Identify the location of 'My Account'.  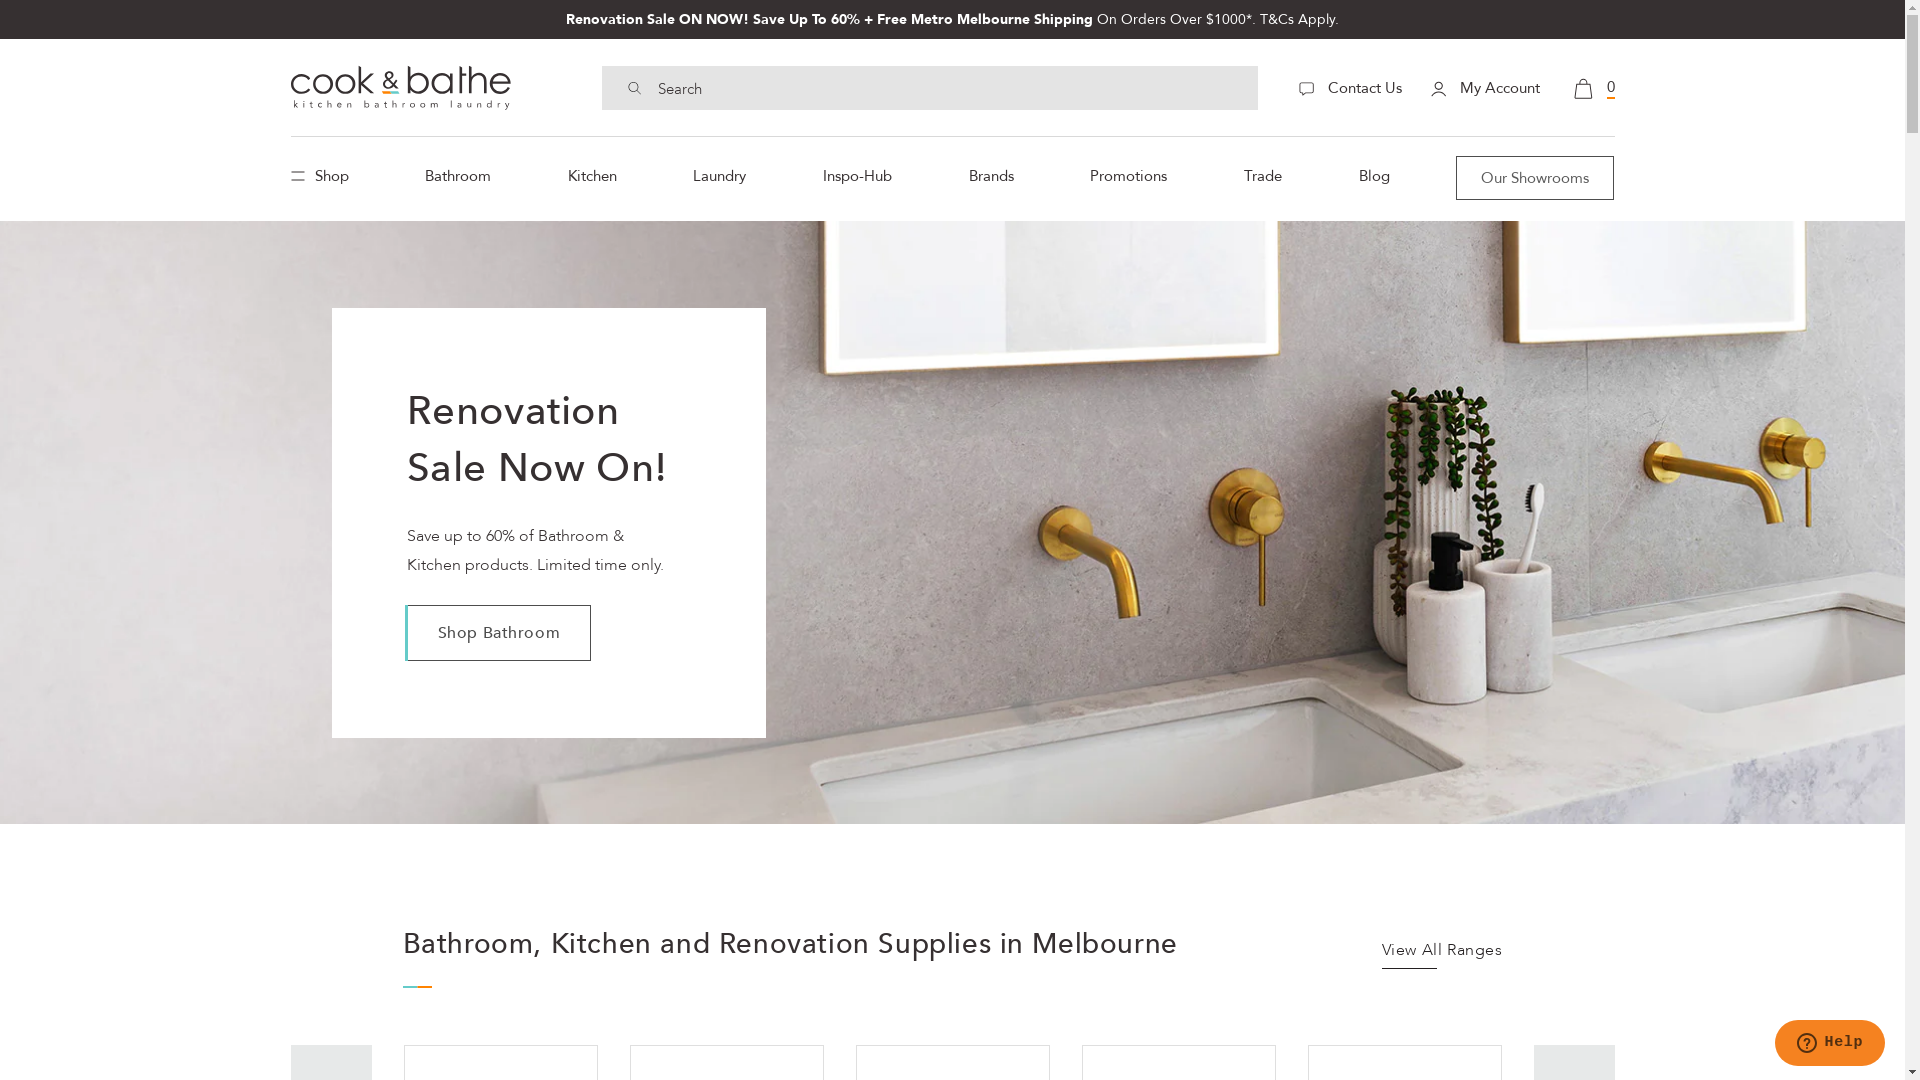
(1484, 87).